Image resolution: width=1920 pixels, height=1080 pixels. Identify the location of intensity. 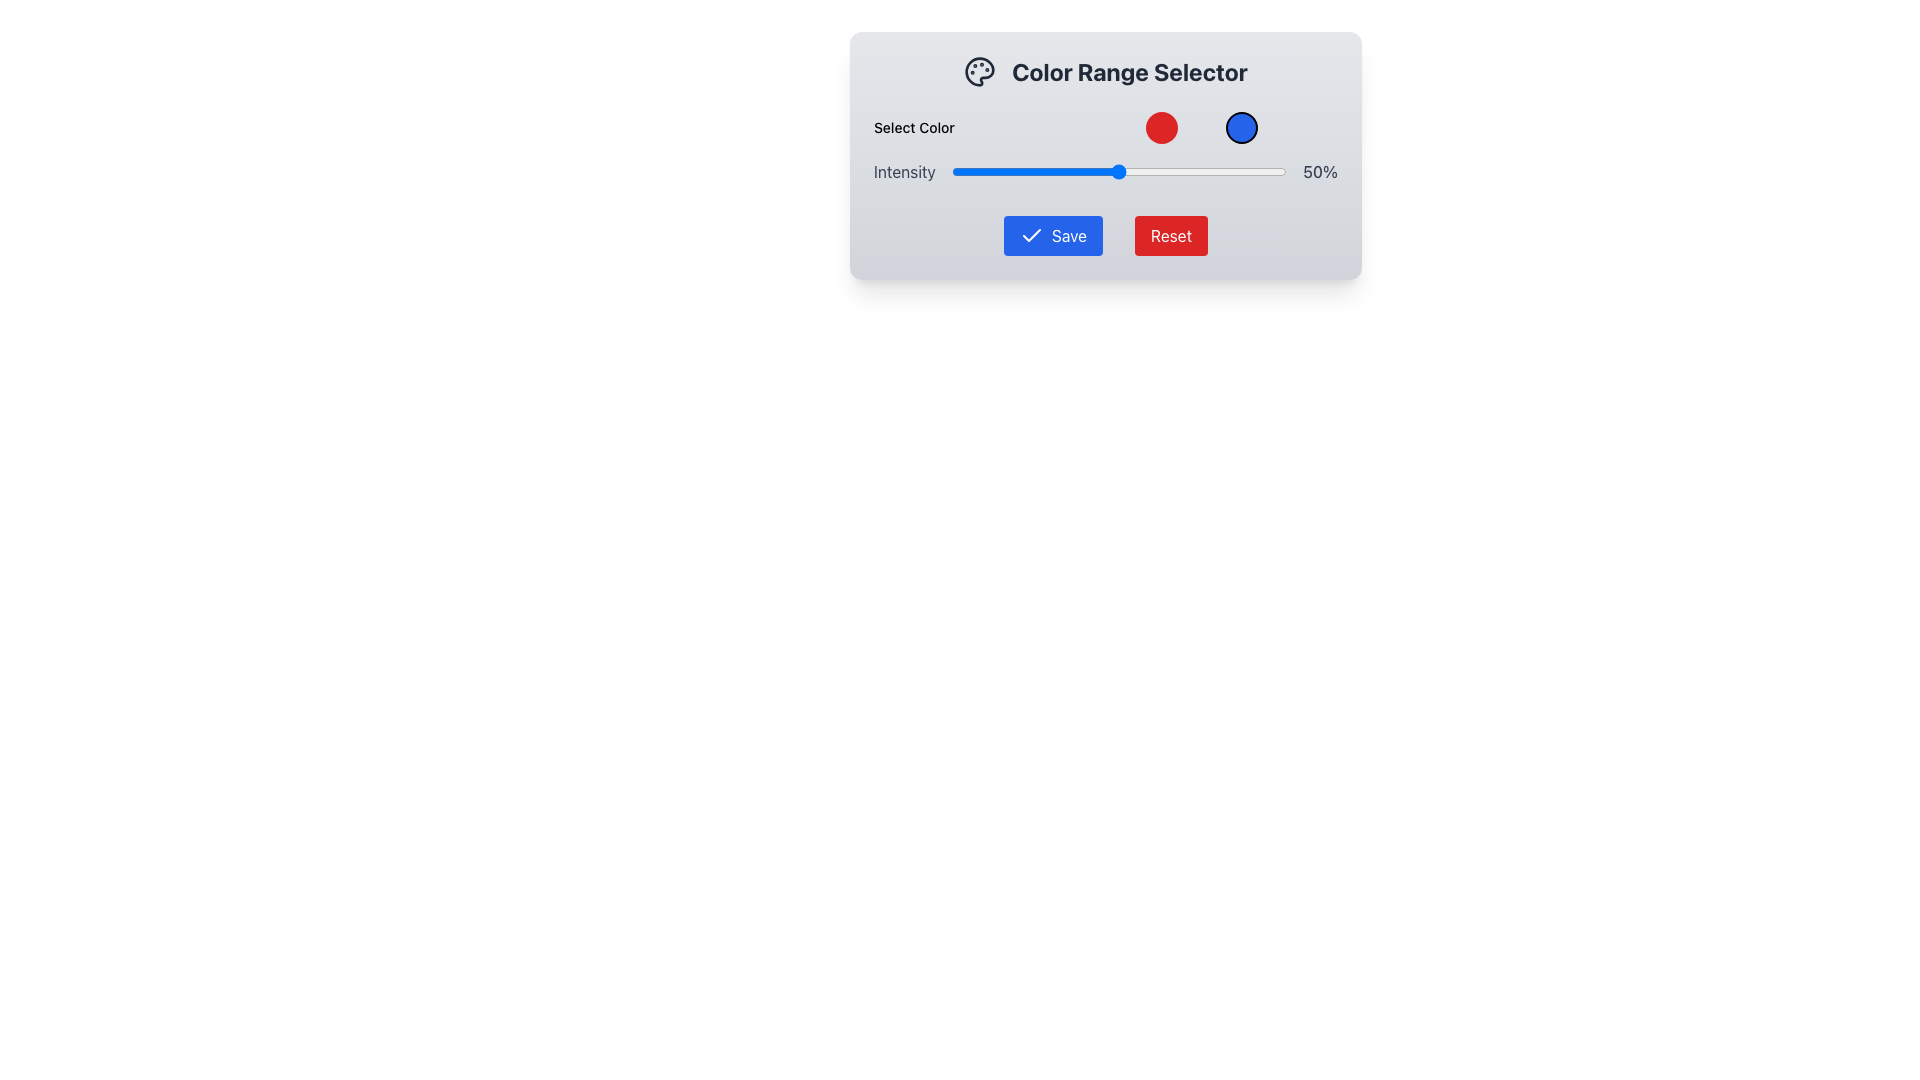
(1058, 171).